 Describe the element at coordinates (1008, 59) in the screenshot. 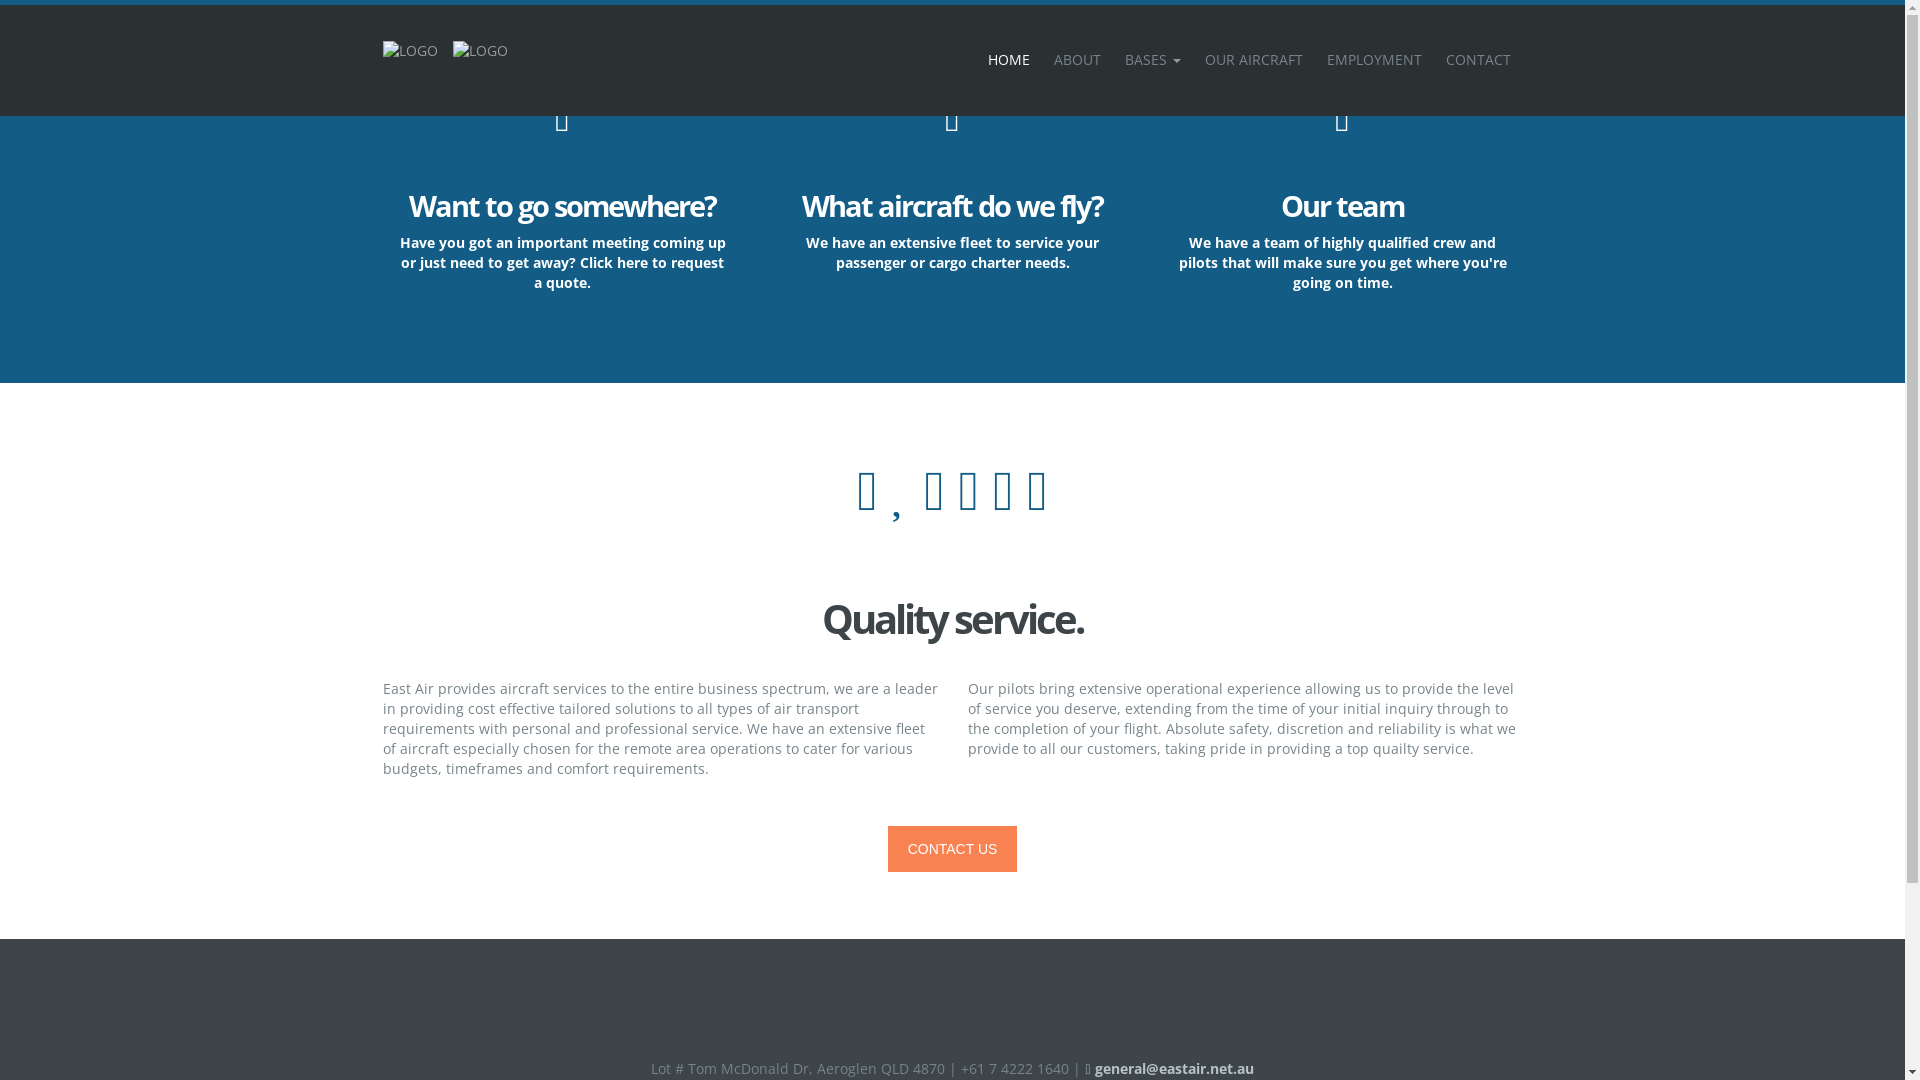

I see `'HOME'` at that location.